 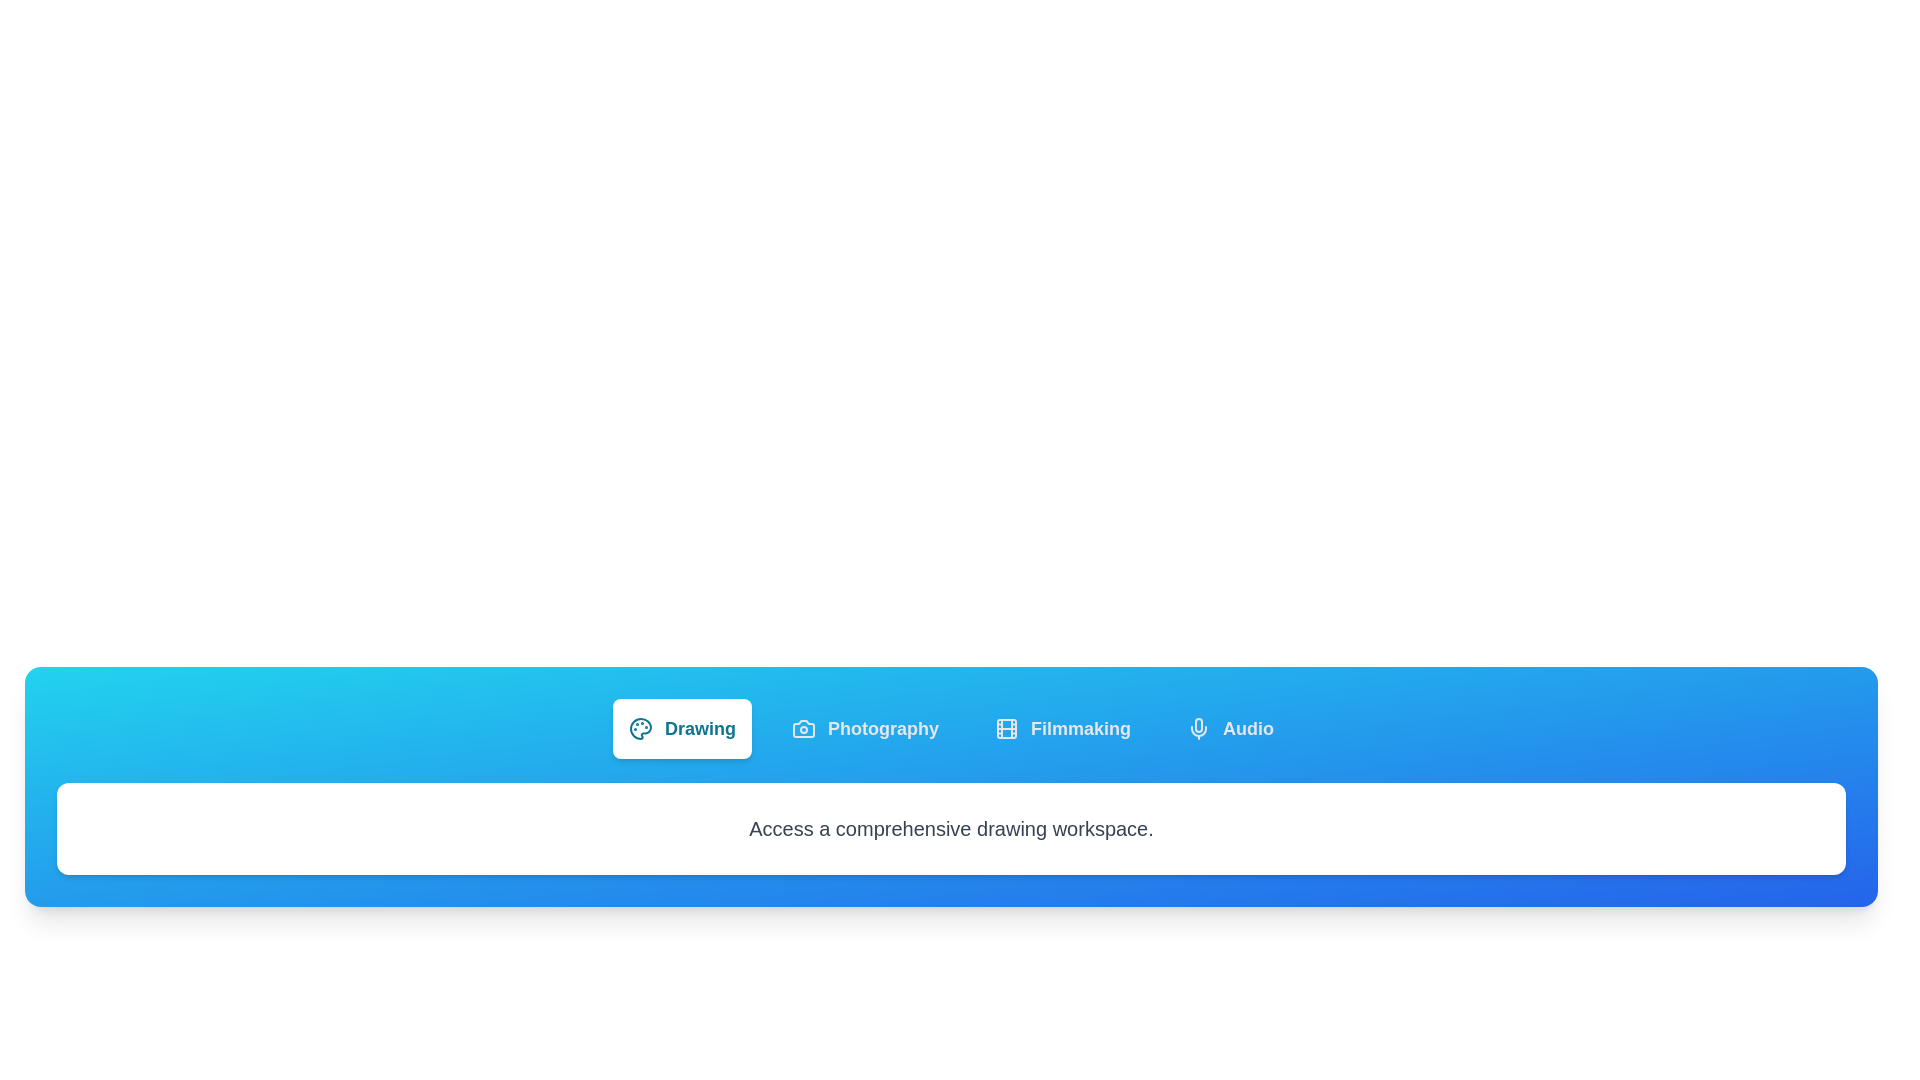 What do you see at coordinates (681, 729) in the screenshot?
I see `the tab labeled Drawing to display its content` at bounding box center [681, 729].